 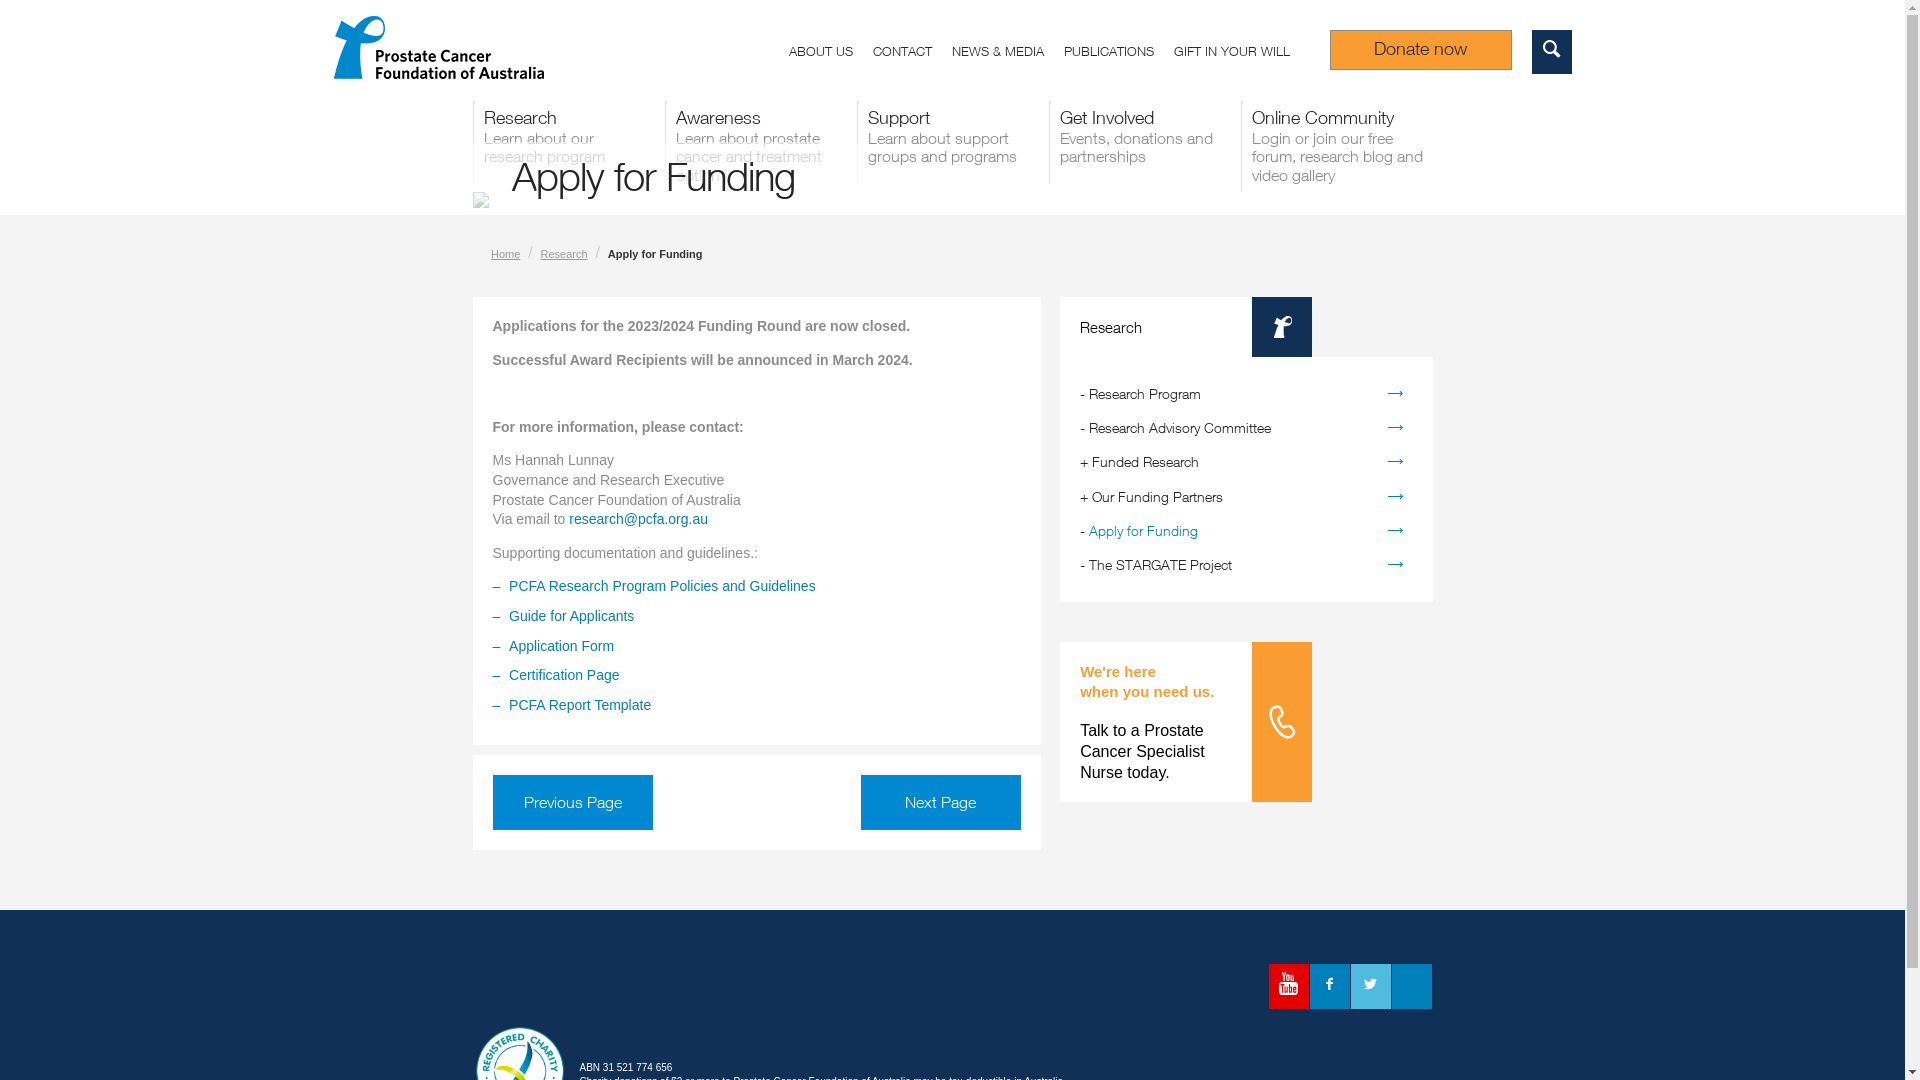 I want to click on 'Donate now', so click(x=1419, y=49).